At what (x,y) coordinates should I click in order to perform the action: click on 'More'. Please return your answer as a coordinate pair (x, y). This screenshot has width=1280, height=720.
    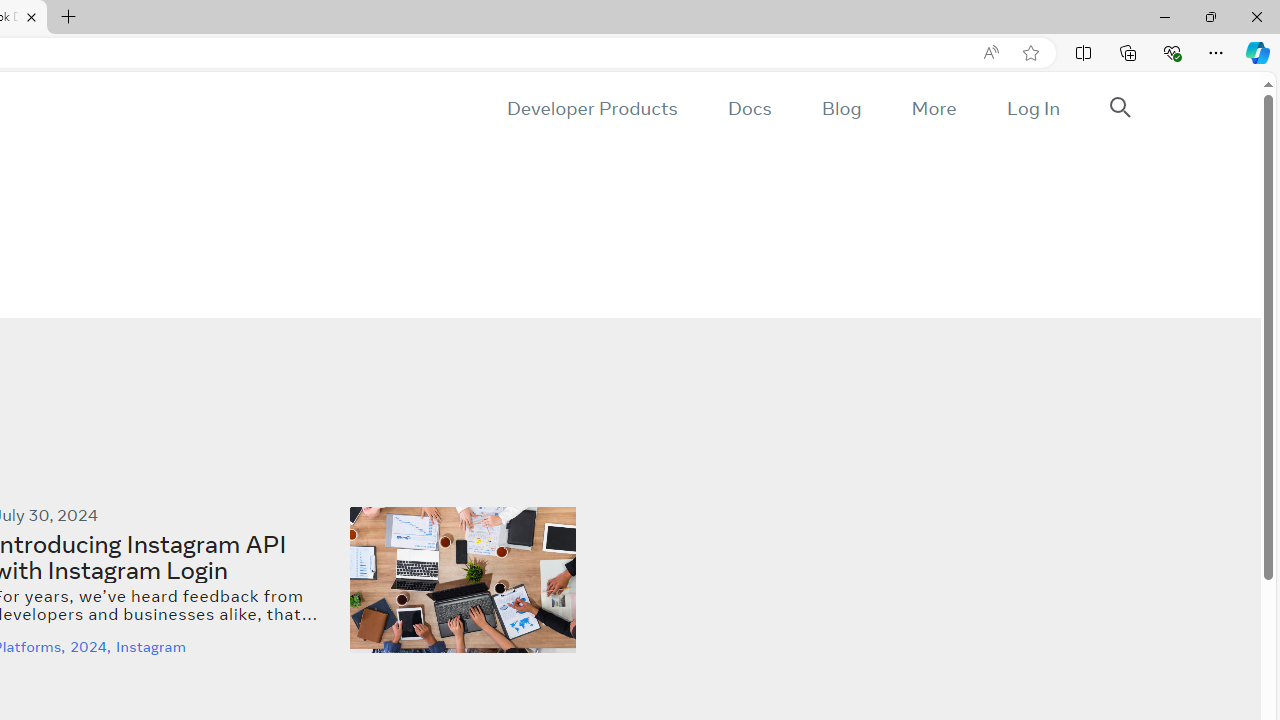
    Looking at the image, I should click on (932, 108).